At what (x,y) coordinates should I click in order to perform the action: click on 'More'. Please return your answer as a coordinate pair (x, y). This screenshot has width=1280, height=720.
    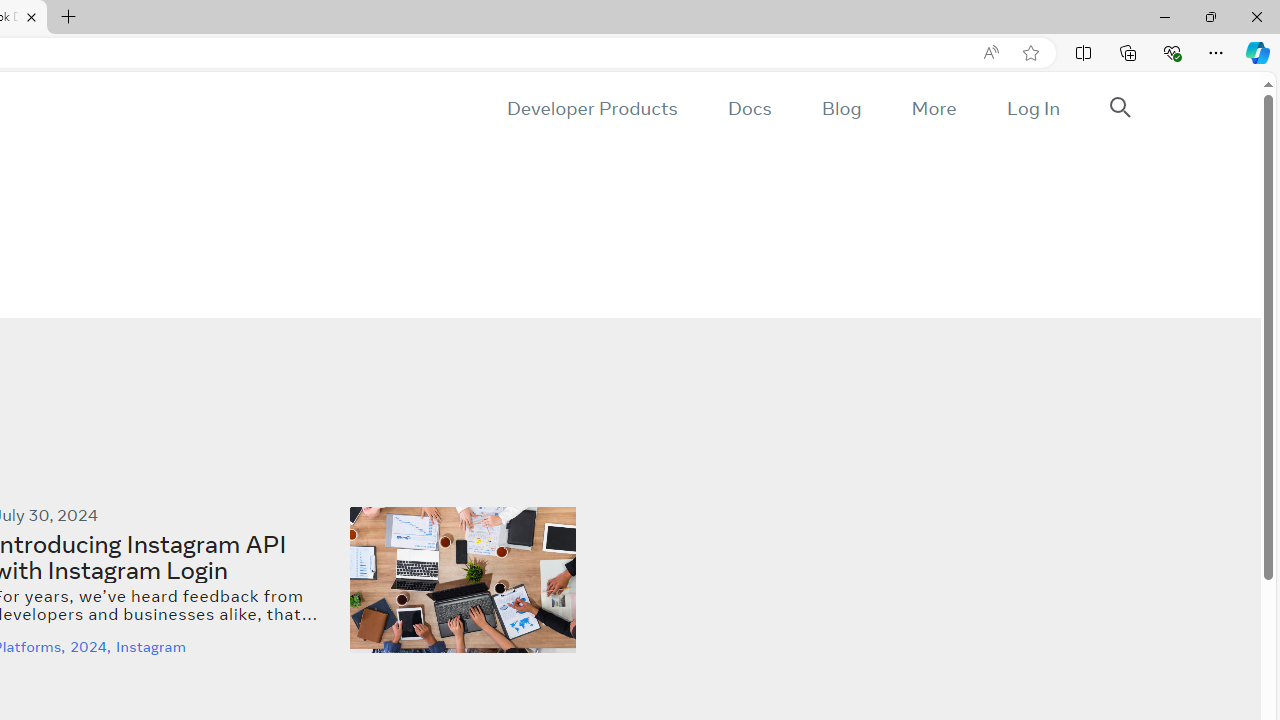
    Looking at the image, I should click on (932, 108).